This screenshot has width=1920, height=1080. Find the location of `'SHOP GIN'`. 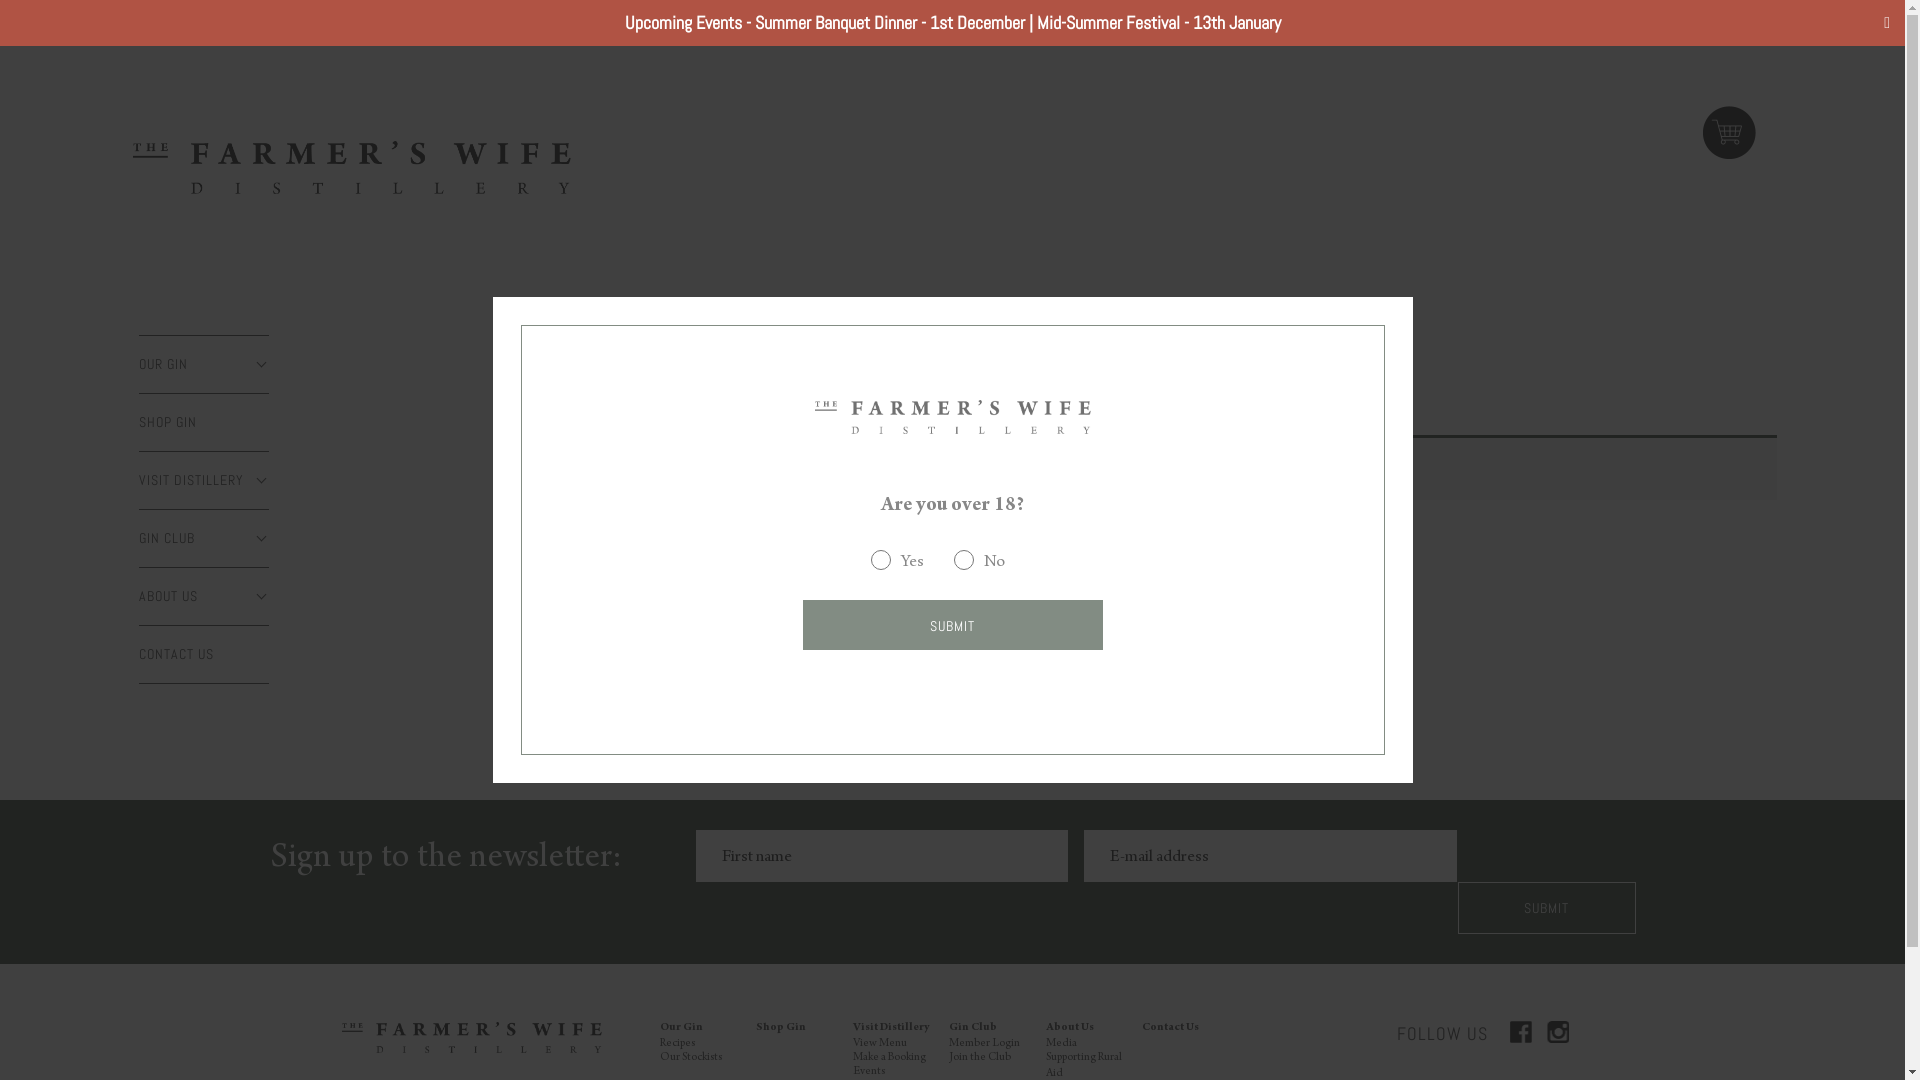

'SHOP GIN' is located at coordinates (204, 421).